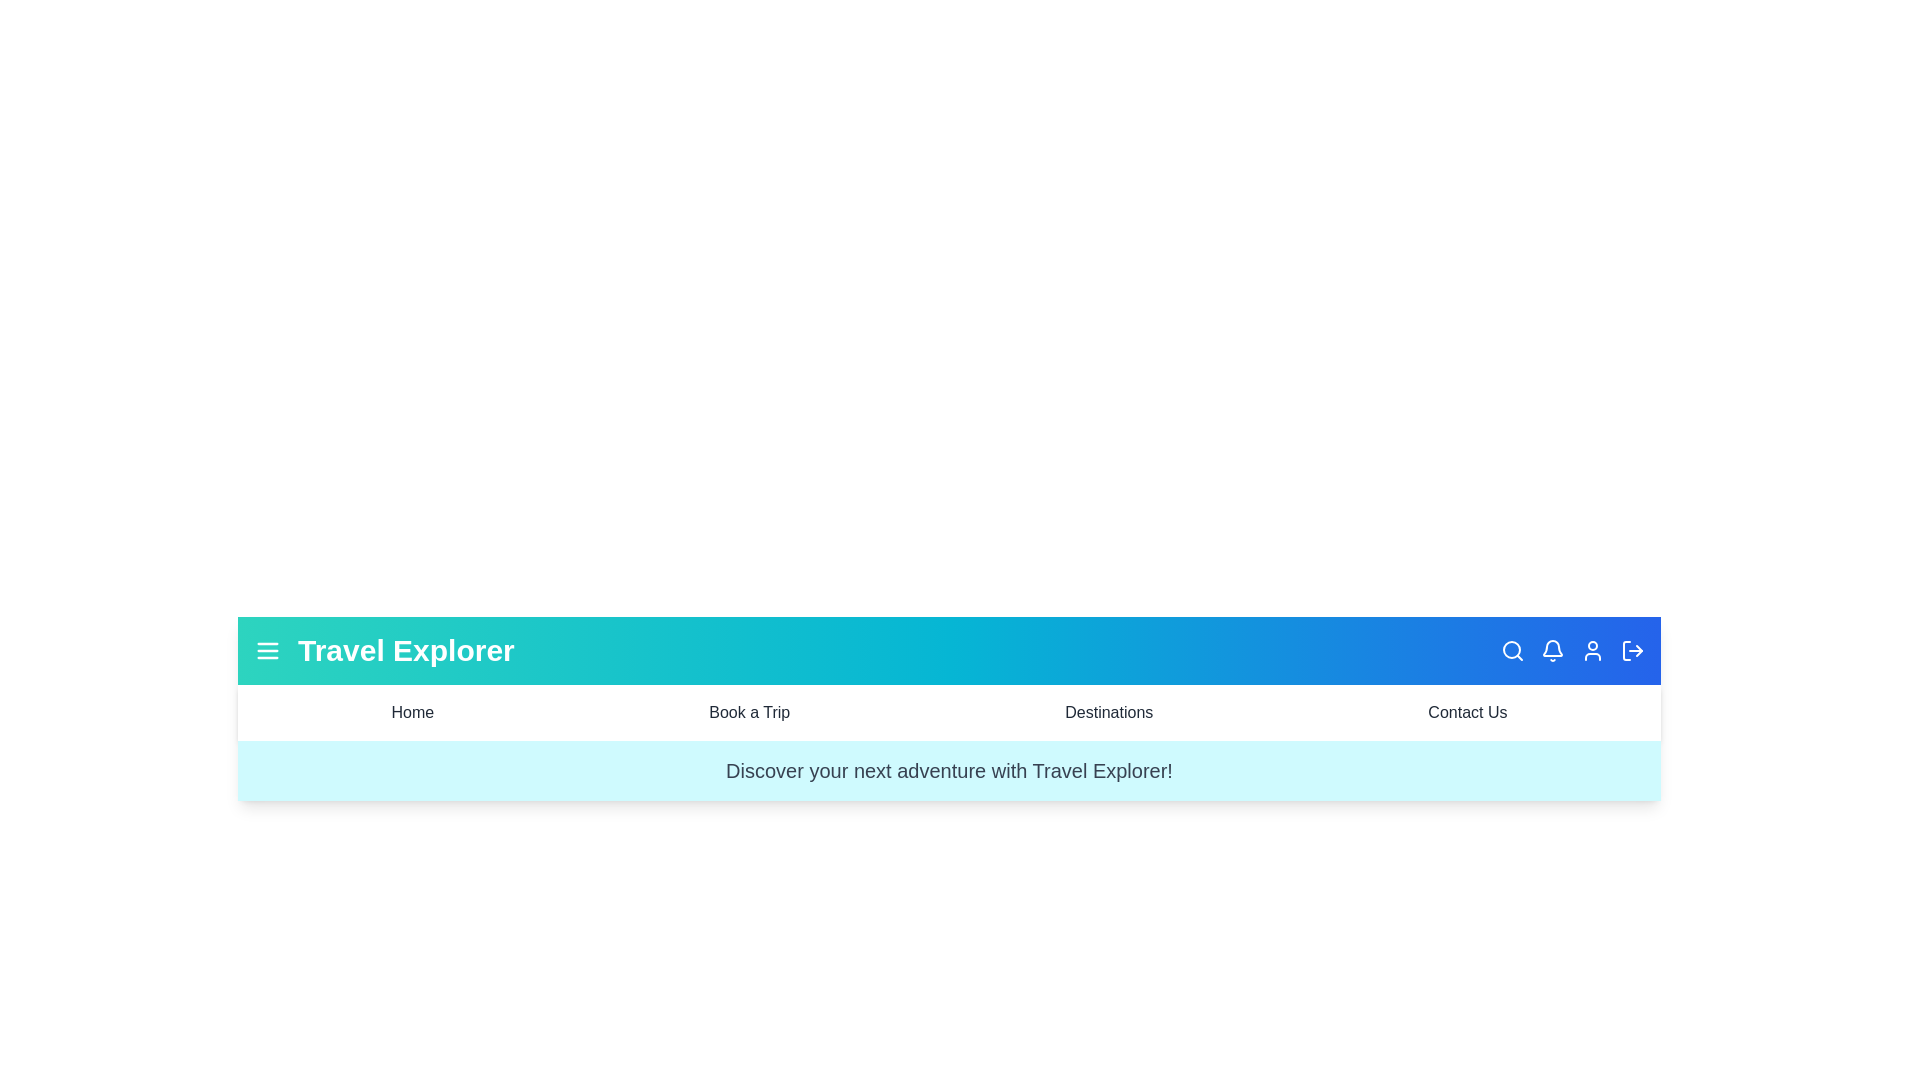 This screenshot has height=1080, width=1920. What do you see at coordinates (267, 651) in the screenshot?
I see `the menu icon to toggle the sidebar menu` at bounding box center [267, 651].